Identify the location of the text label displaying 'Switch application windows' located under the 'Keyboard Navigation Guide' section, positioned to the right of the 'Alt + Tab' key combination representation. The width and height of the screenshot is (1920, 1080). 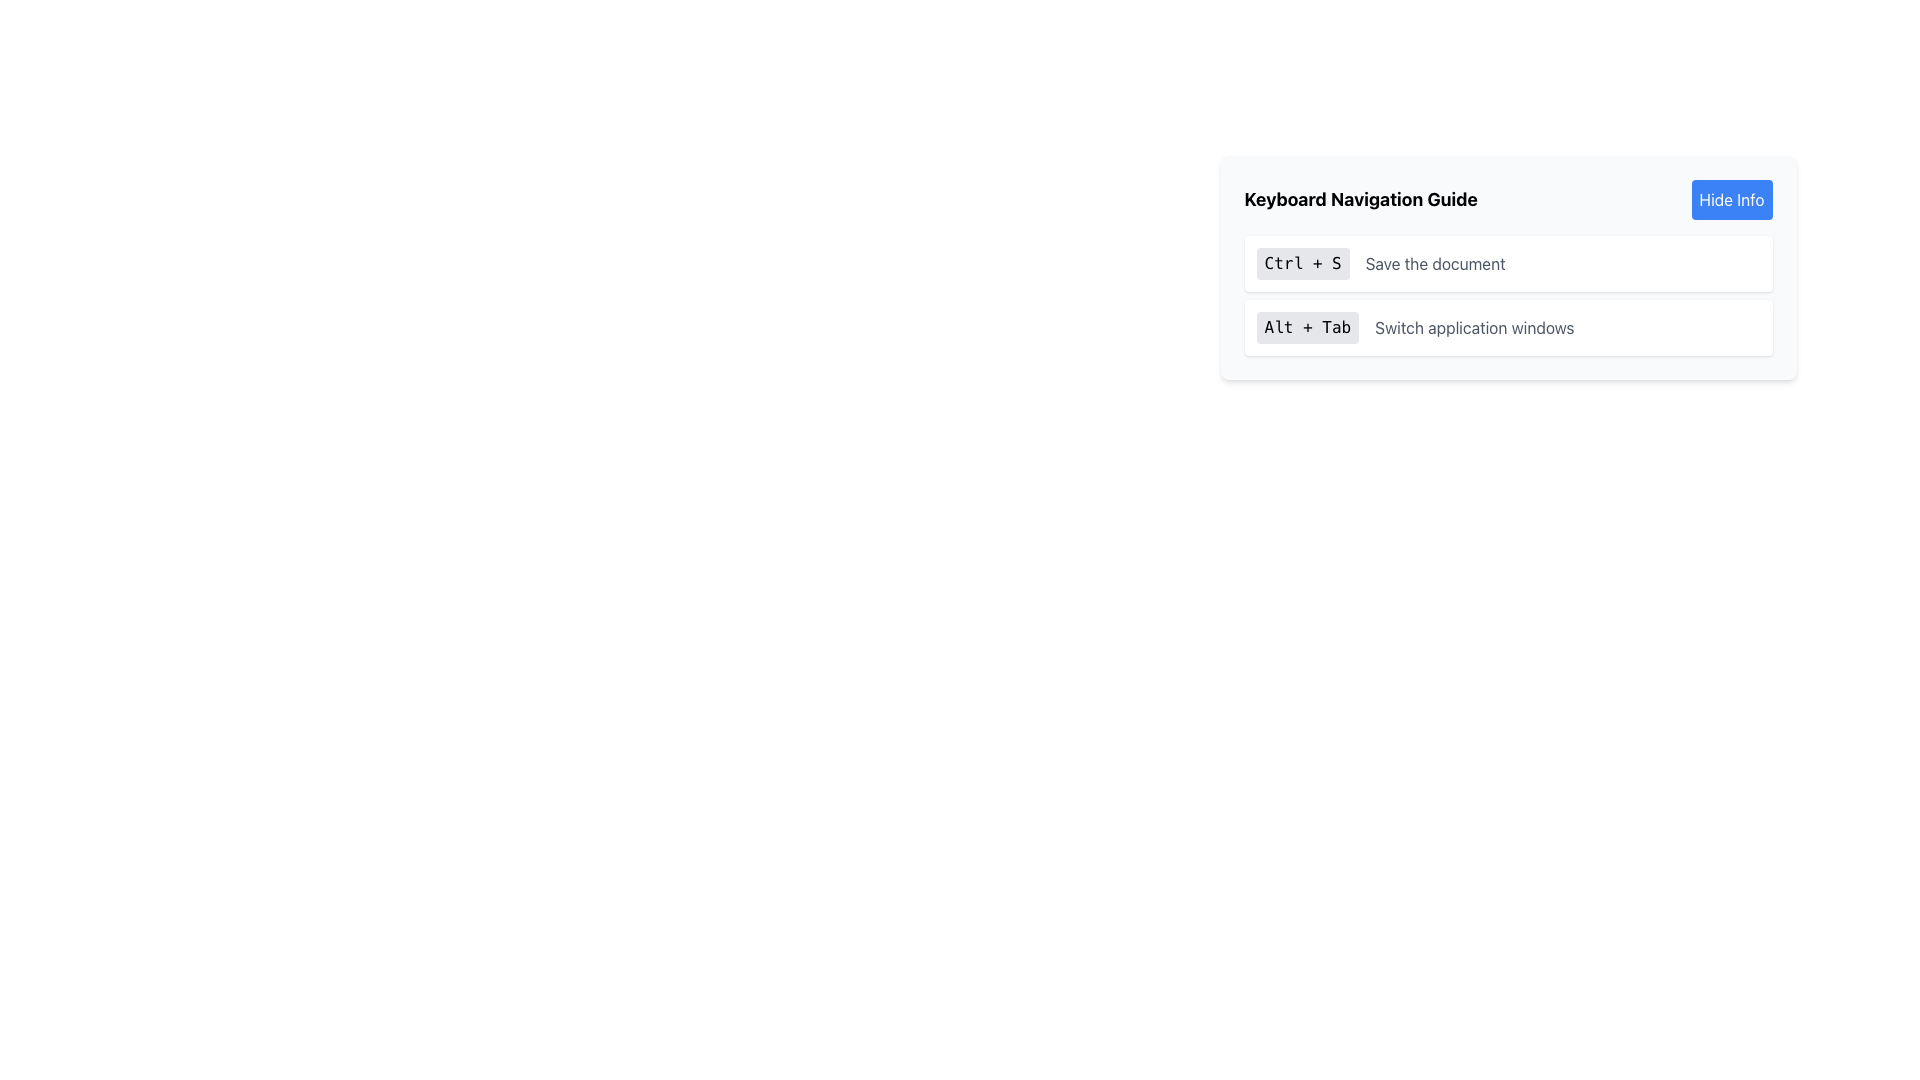
(1474, 326).